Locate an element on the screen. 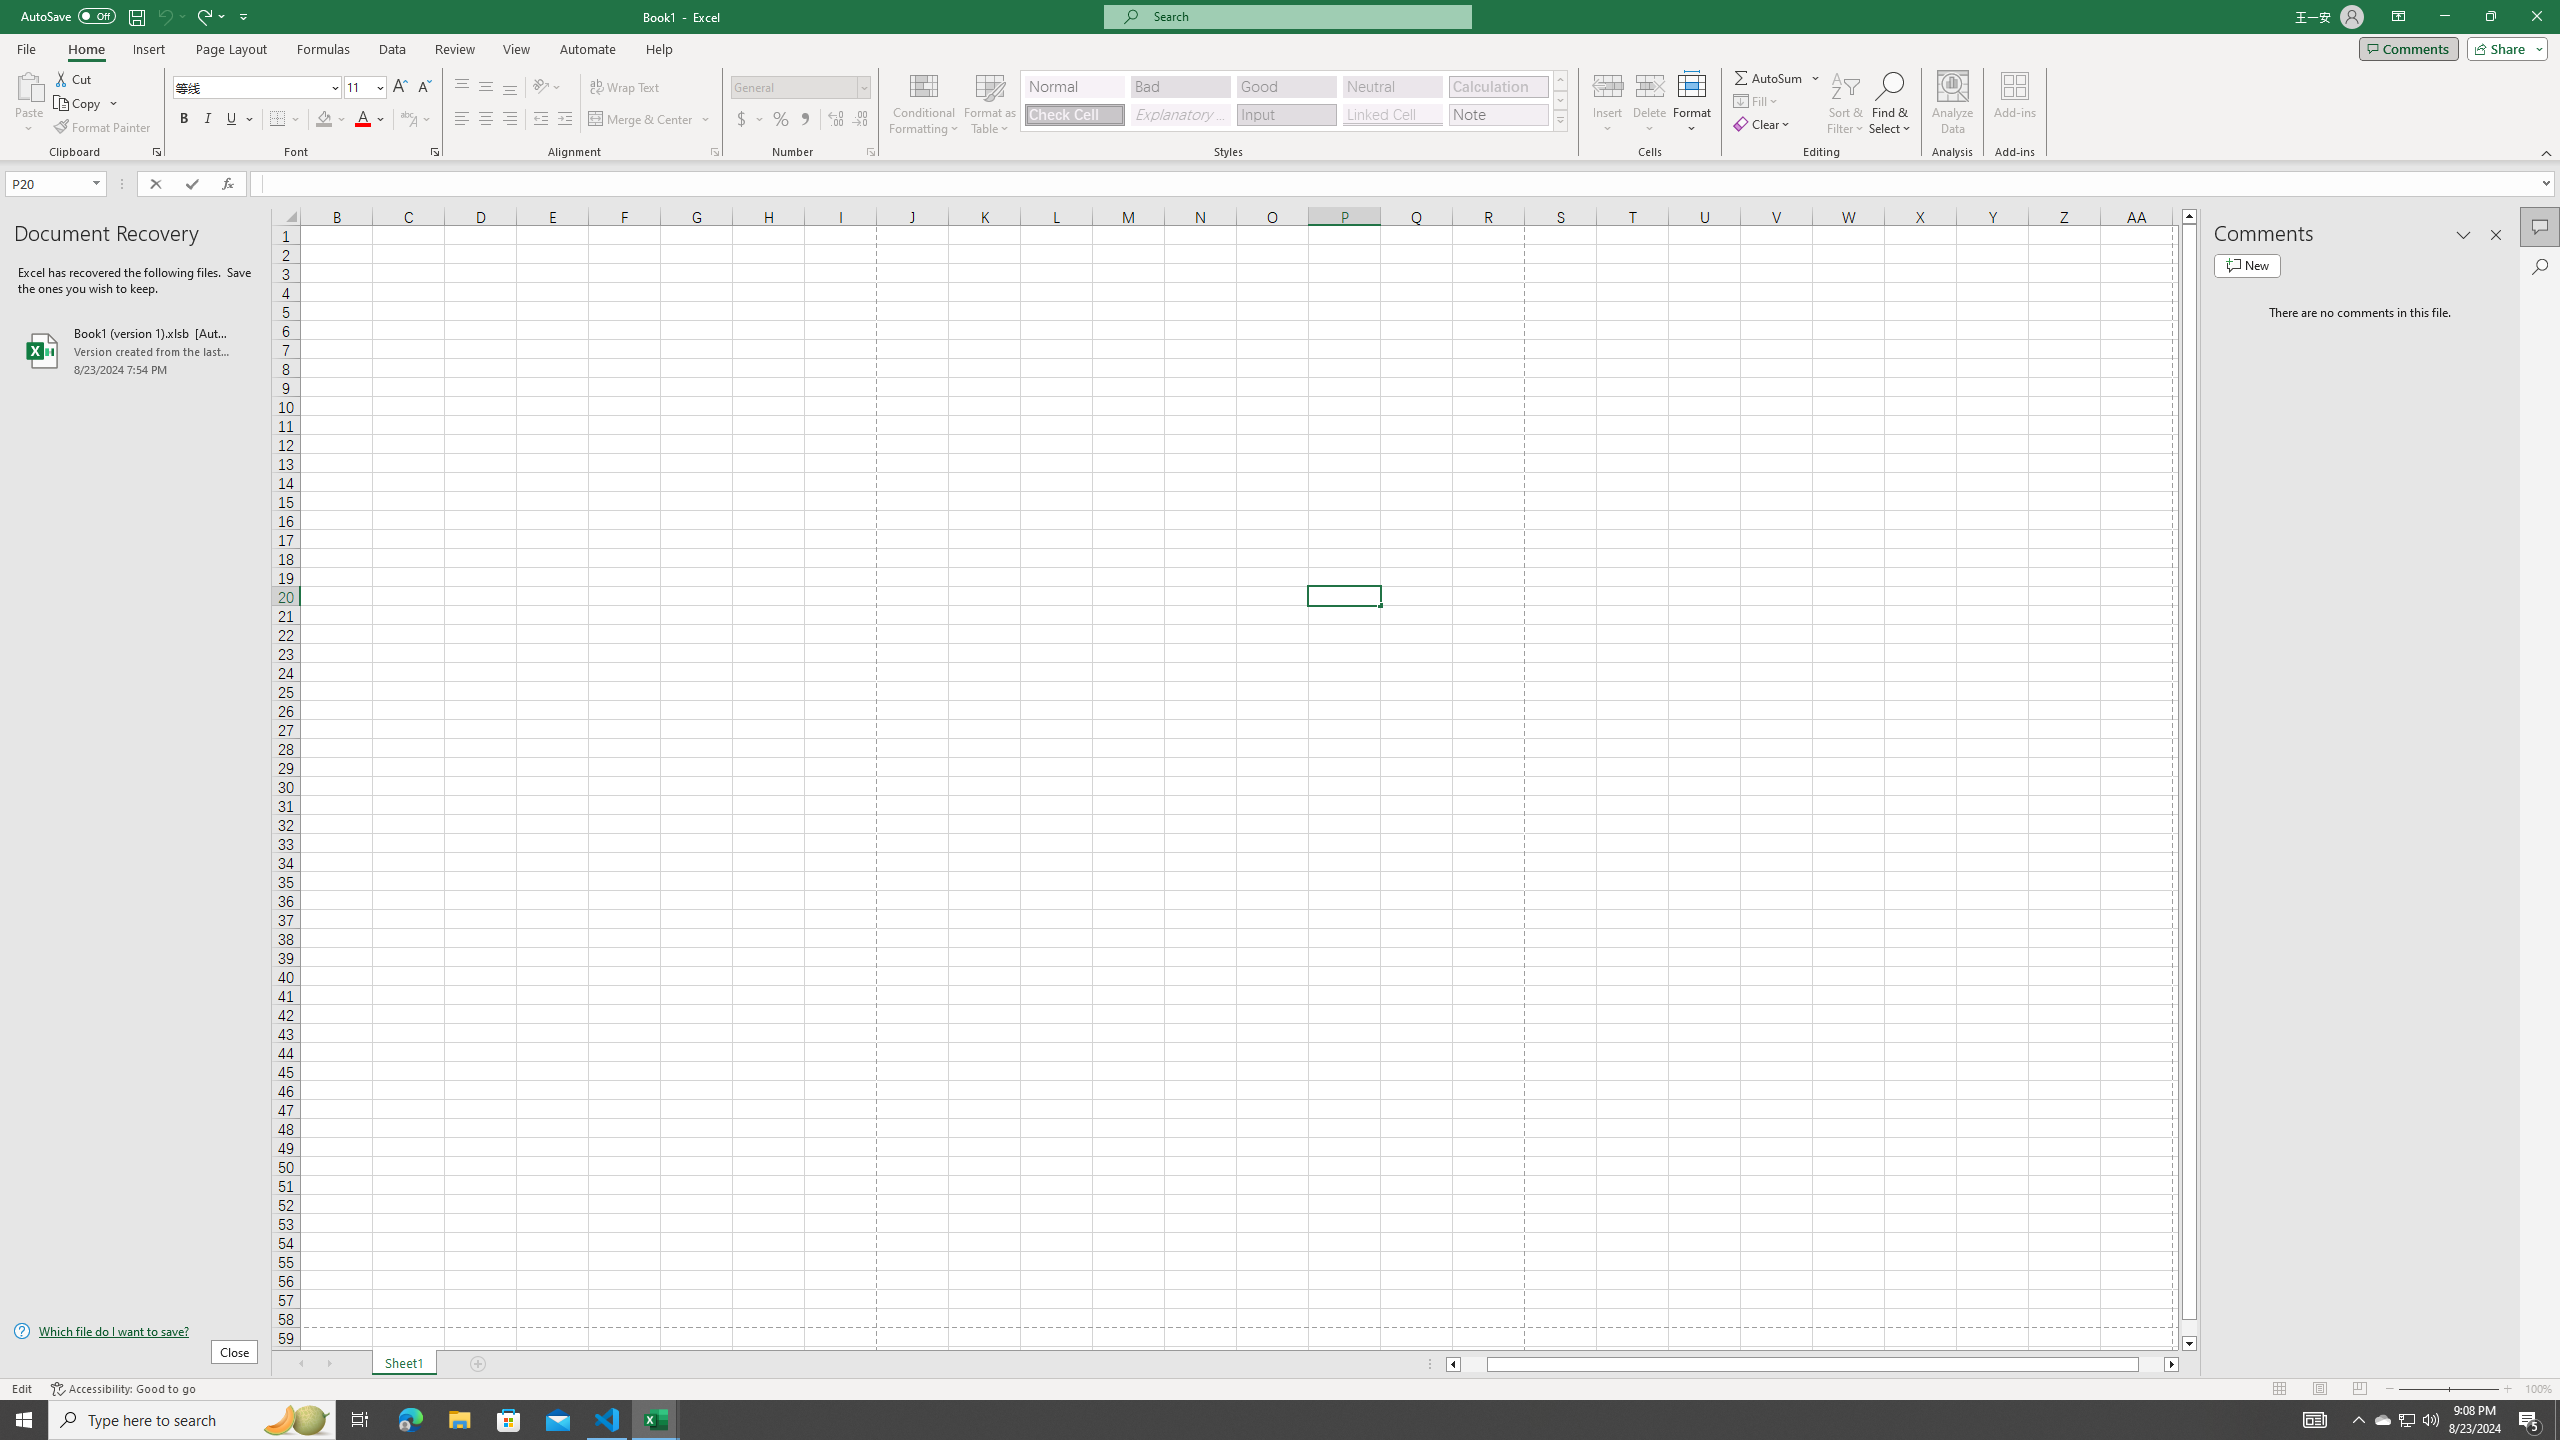 The image size is (2560, 1440). 'Increase Indent' is located at coordinates (563, 118).